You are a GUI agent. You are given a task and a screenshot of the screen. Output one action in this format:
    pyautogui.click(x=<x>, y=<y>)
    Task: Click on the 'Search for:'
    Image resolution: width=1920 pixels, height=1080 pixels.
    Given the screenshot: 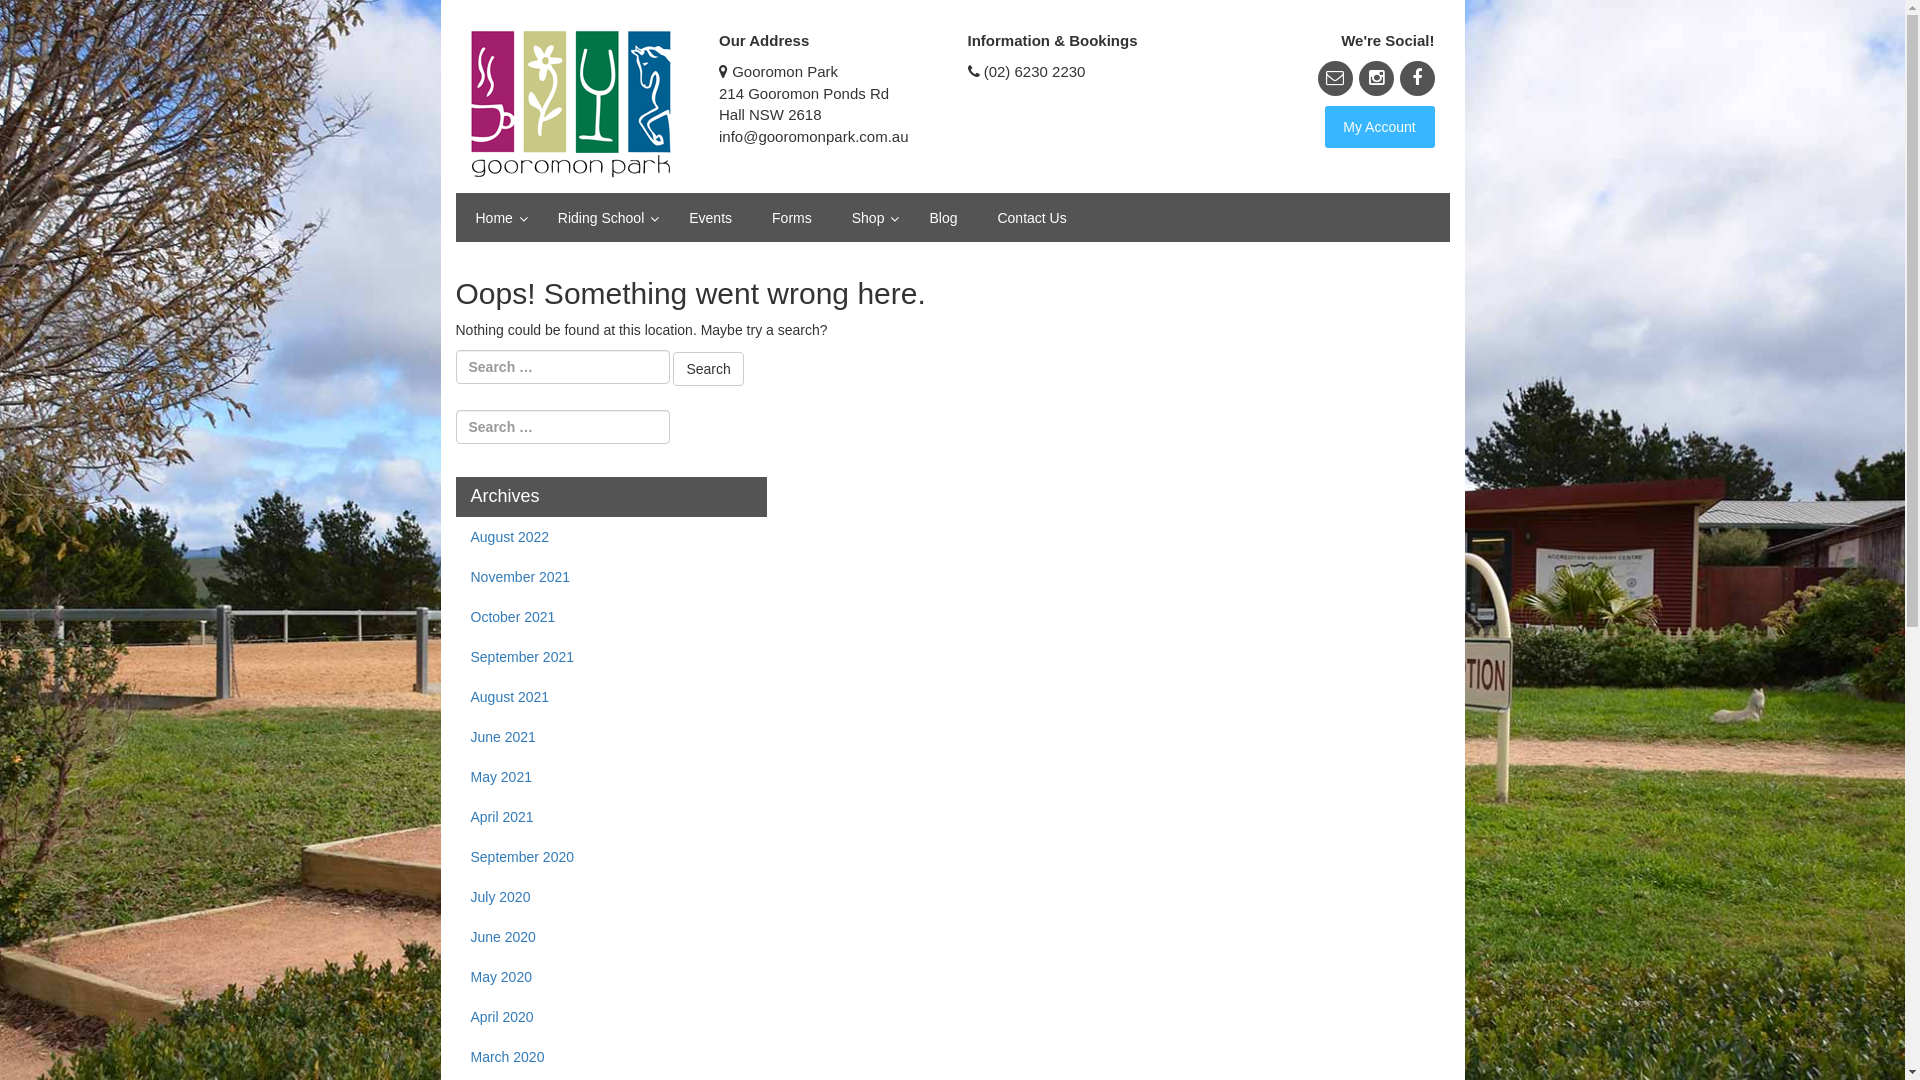 What is the action you would take?
    pyautogui.click(x=561, y=366)
    